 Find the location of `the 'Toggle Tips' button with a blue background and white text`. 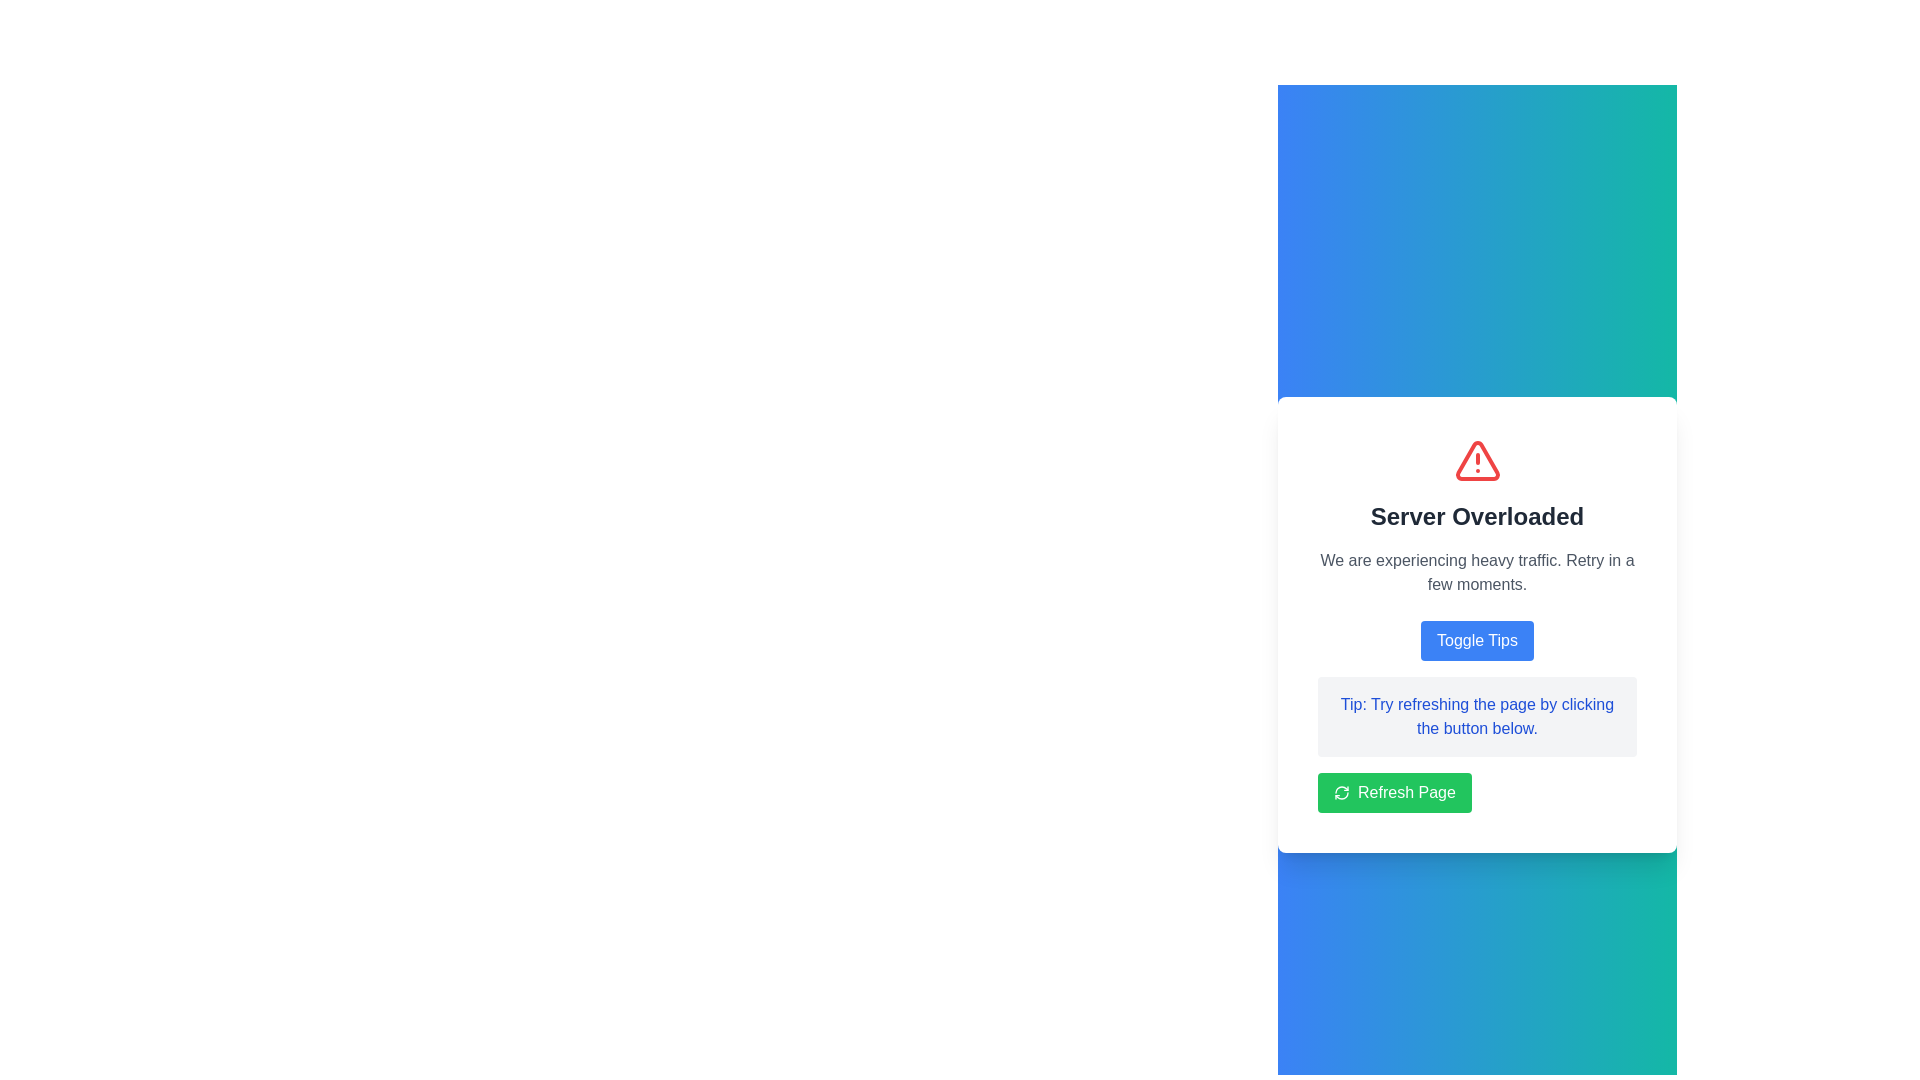

the 'Toggle Tips' button with a blue background and white text is located at coordinates (1477, 640).